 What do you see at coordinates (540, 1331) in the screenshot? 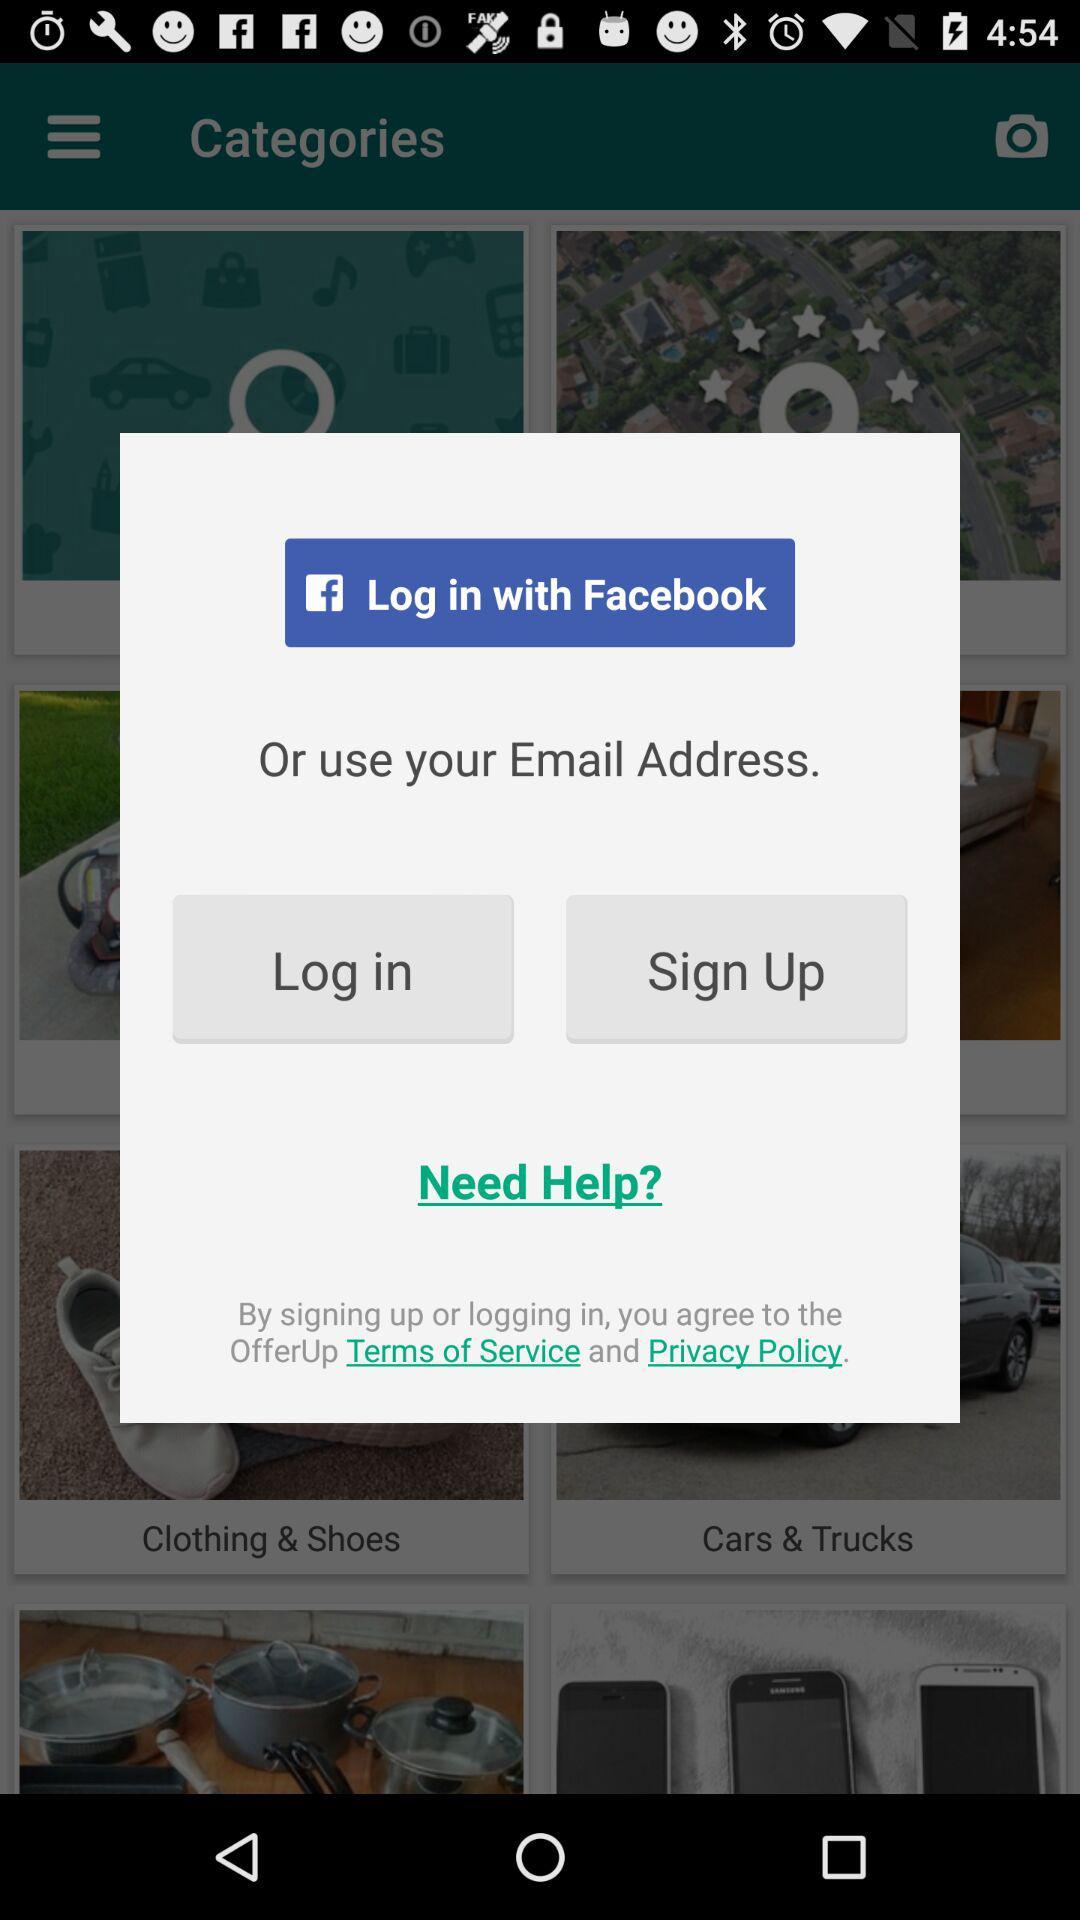
I see `the app at the bottom` at bounding box center [540, 1331].